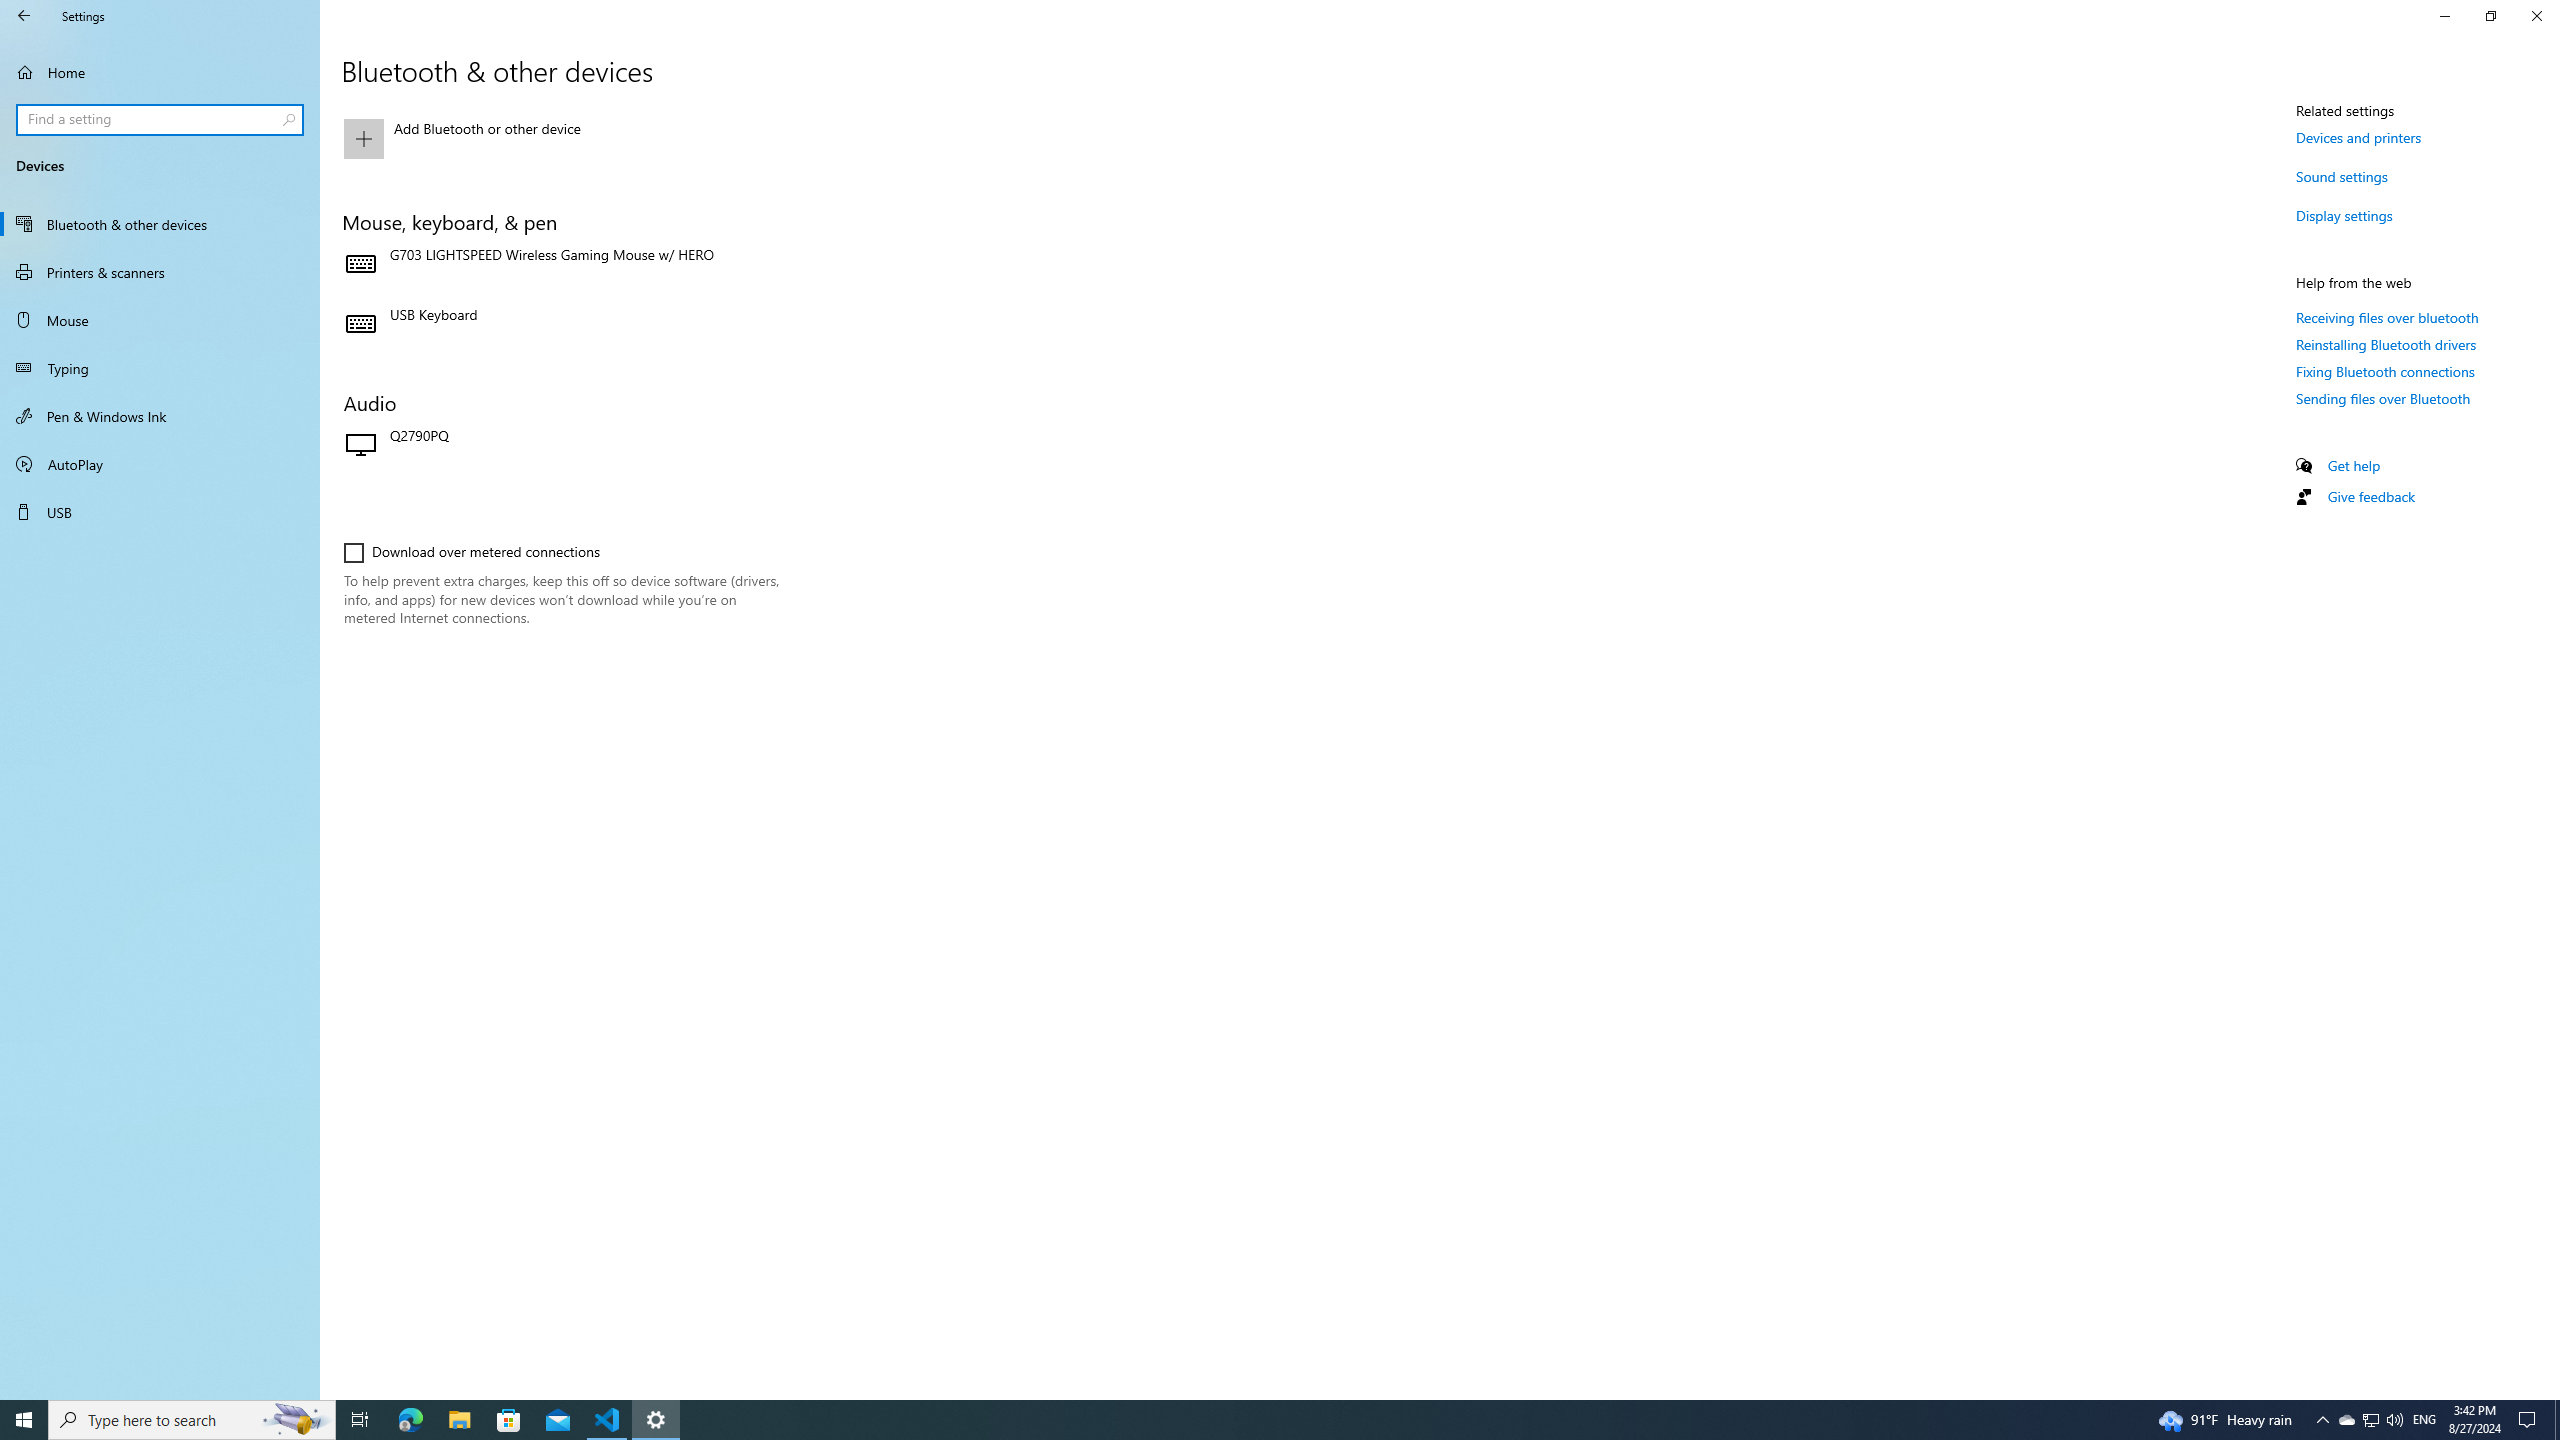  What do you see at coordinates (2386, 344) in the screenshot?
I see `'Reinstalling Bluetooth drivers'` at bounding box center [2386, 344].